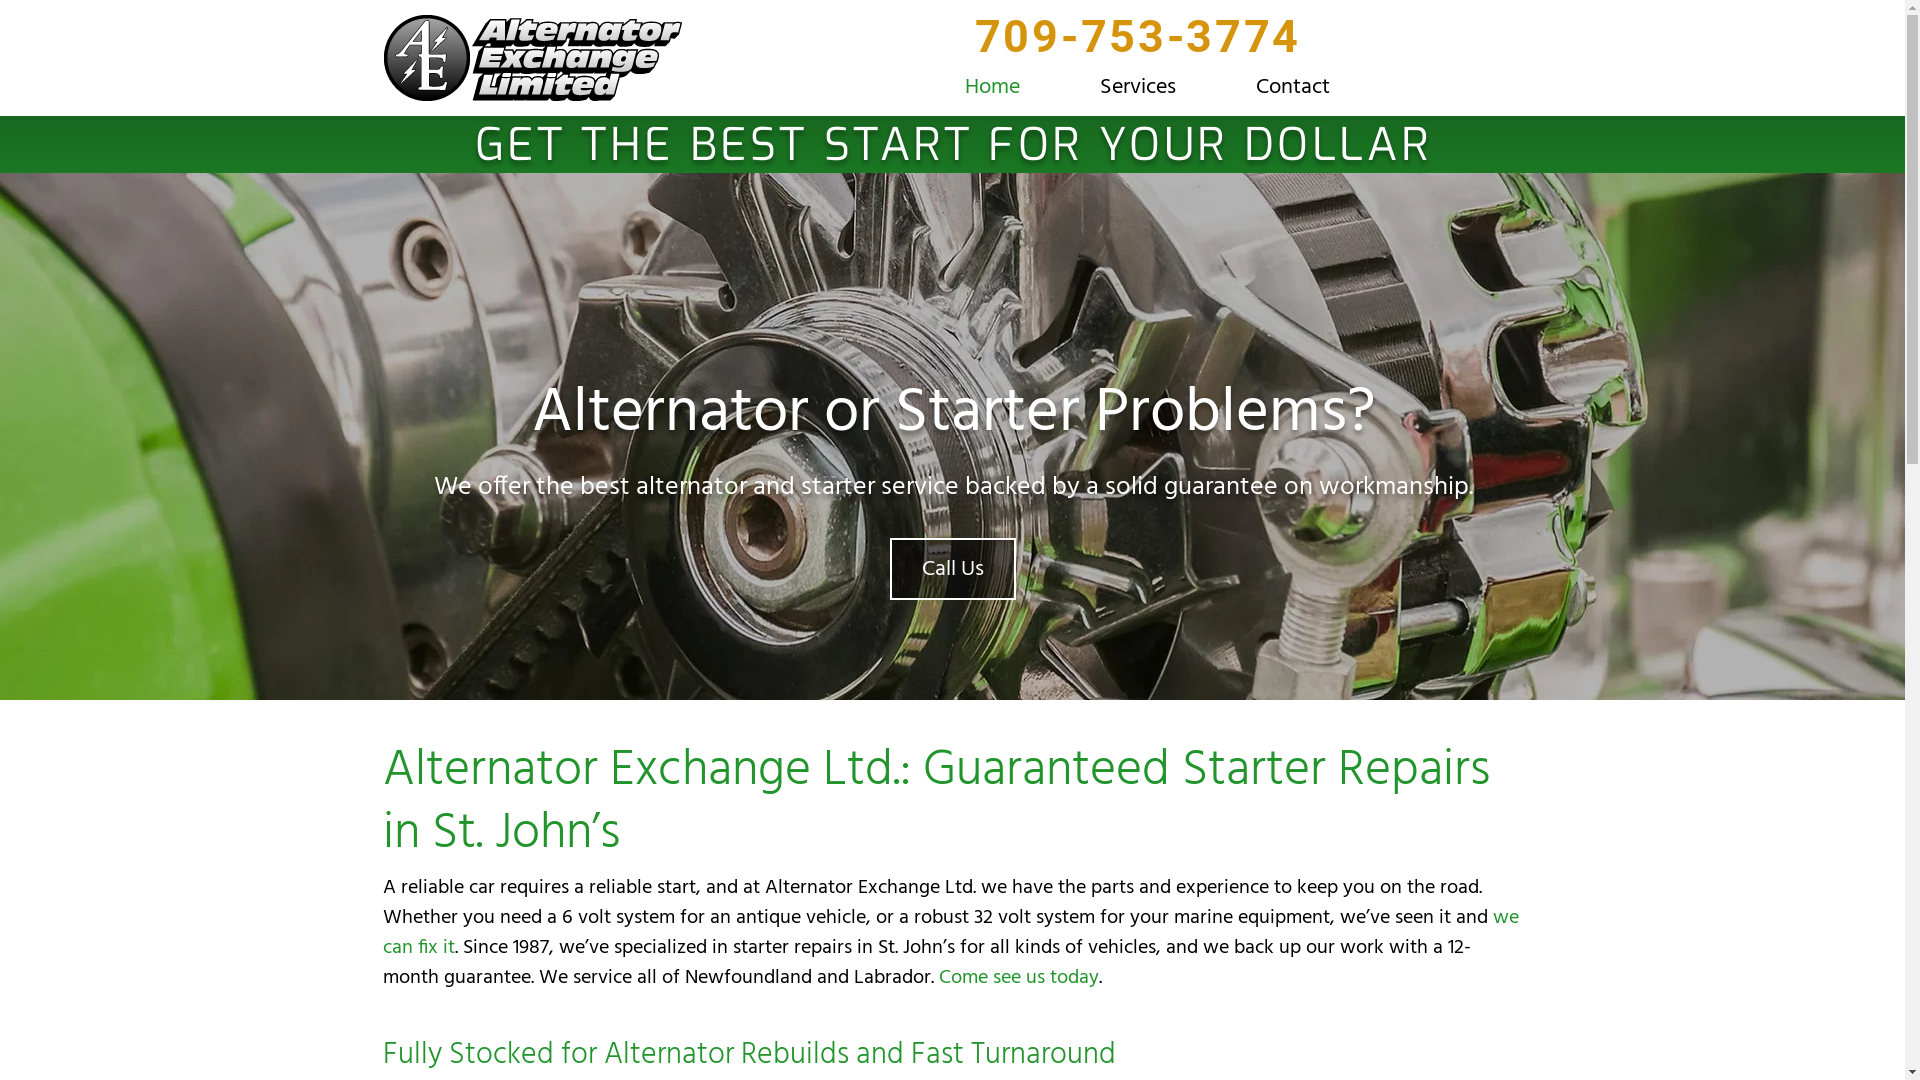 This screenshot has height=1080, width=1920. What do you see at coordinates (1017, 974) in the screenshot?
I see `'Come see us today'` at bounding box center [1017, 974].